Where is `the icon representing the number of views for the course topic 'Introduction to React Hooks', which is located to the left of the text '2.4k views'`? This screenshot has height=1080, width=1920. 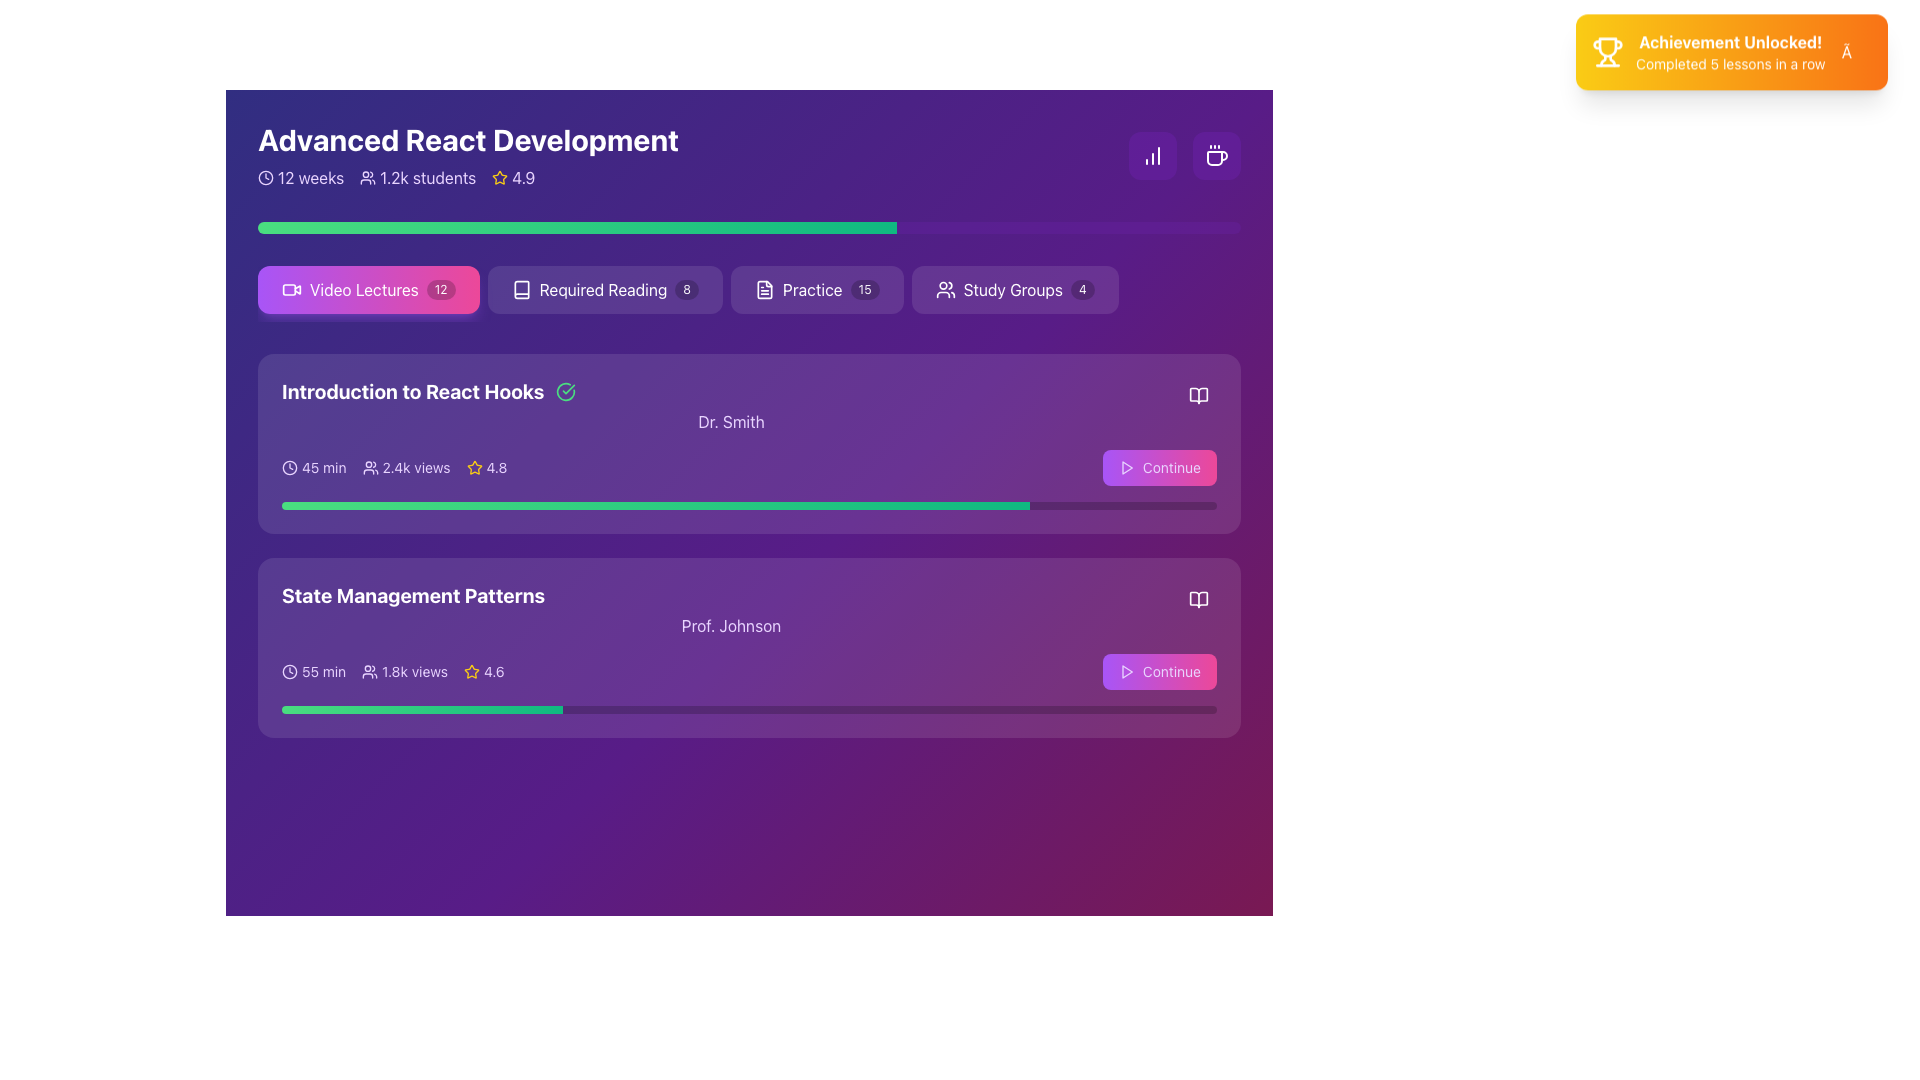 the icon representing the number of views for the course topic 'Introduction to React Hooks', which is located to the left of the text '2.4k views' is located at coordinates (370, 467).